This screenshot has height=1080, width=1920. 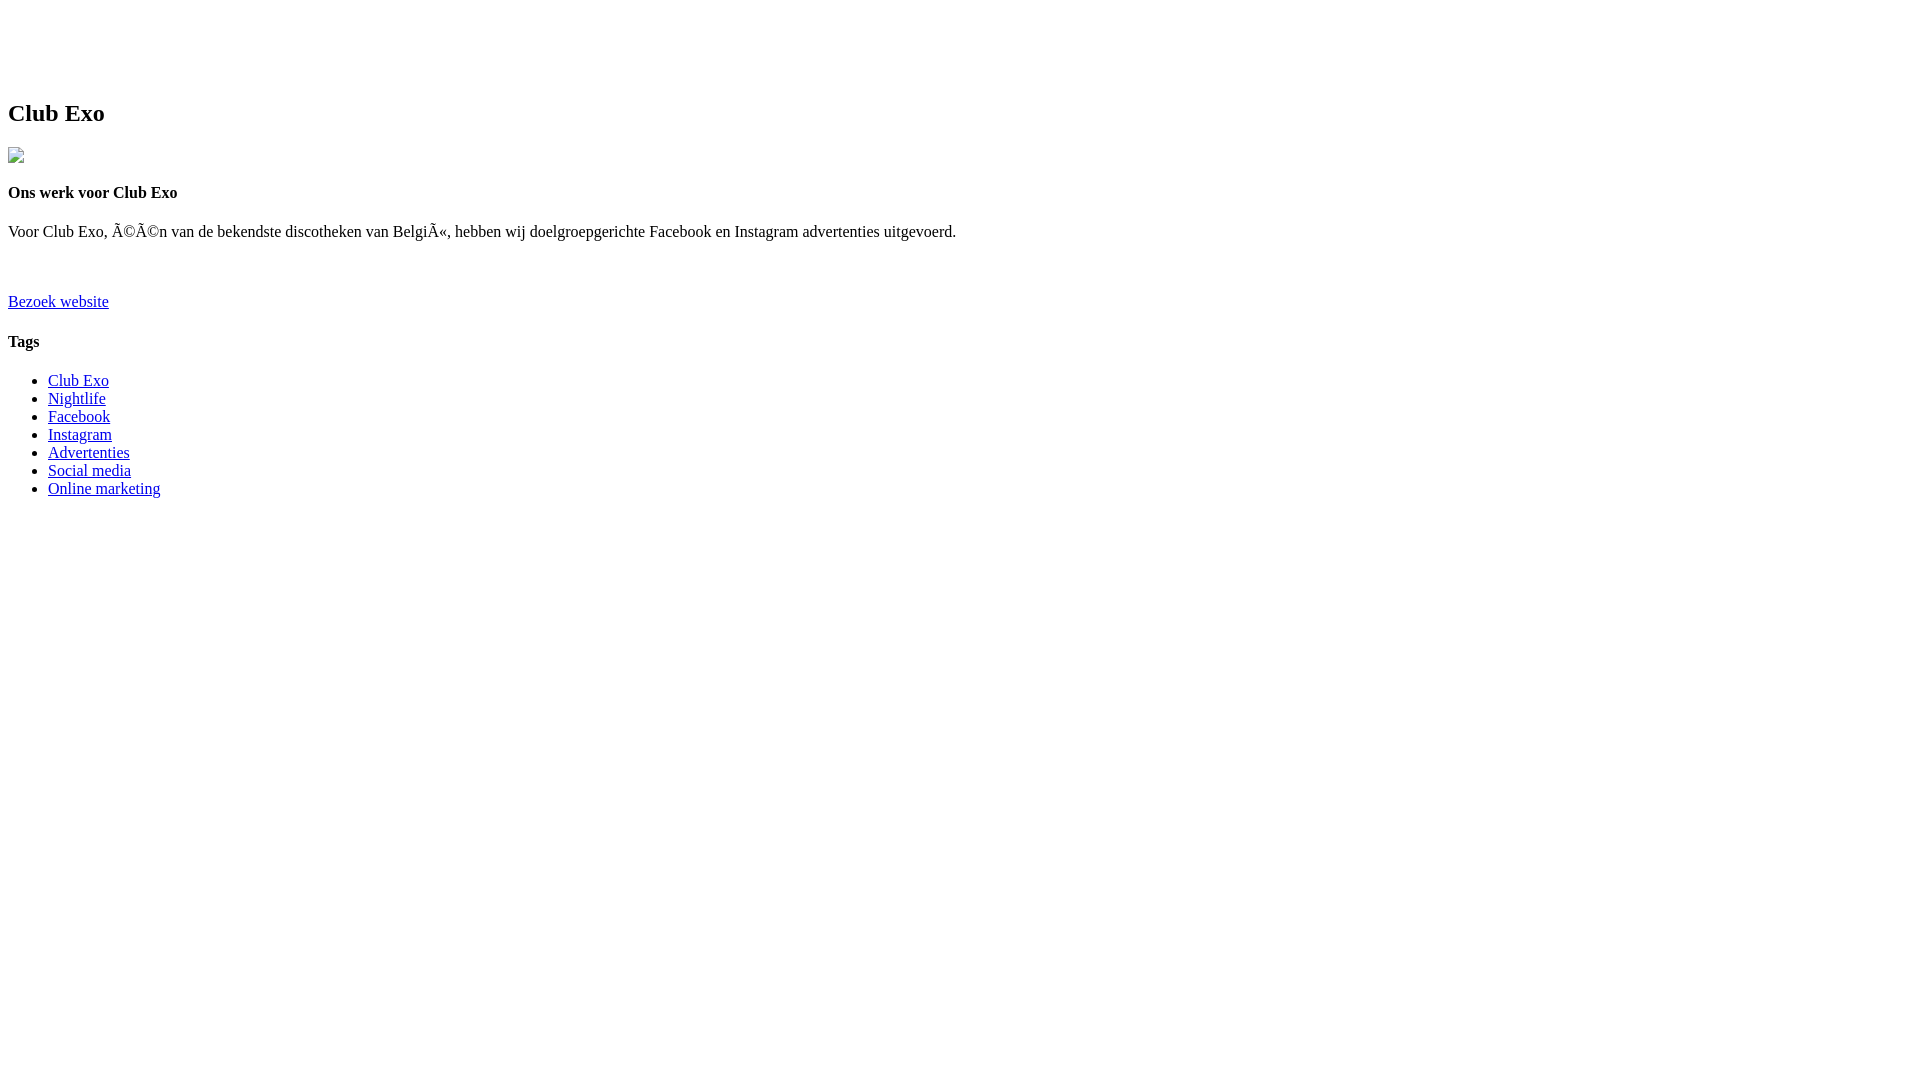 What do you see at coordinates (48, 452) in the screenshot?
I see `'Advertenties'` at bounding box center [48, 452].